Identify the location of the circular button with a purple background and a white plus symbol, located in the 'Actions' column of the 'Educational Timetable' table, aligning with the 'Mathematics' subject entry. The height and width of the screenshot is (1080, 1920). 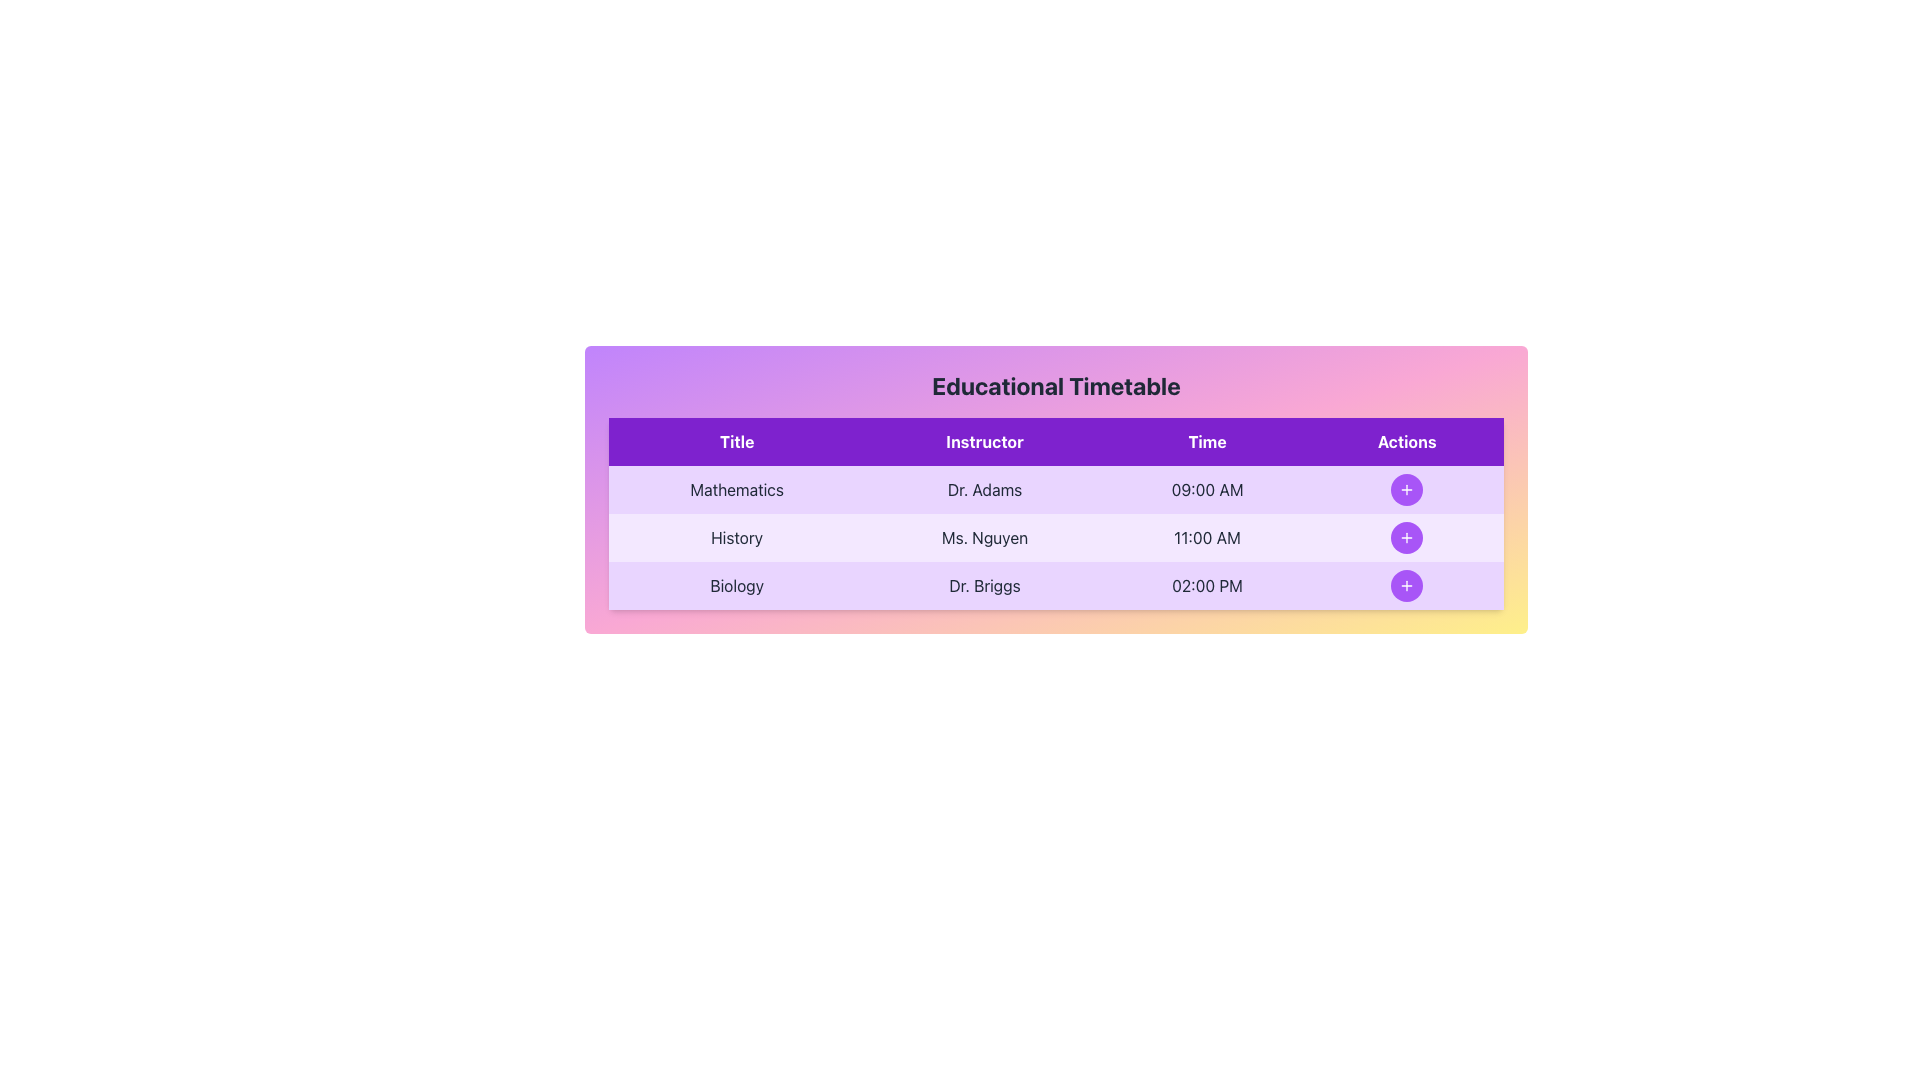
(1406, 489).